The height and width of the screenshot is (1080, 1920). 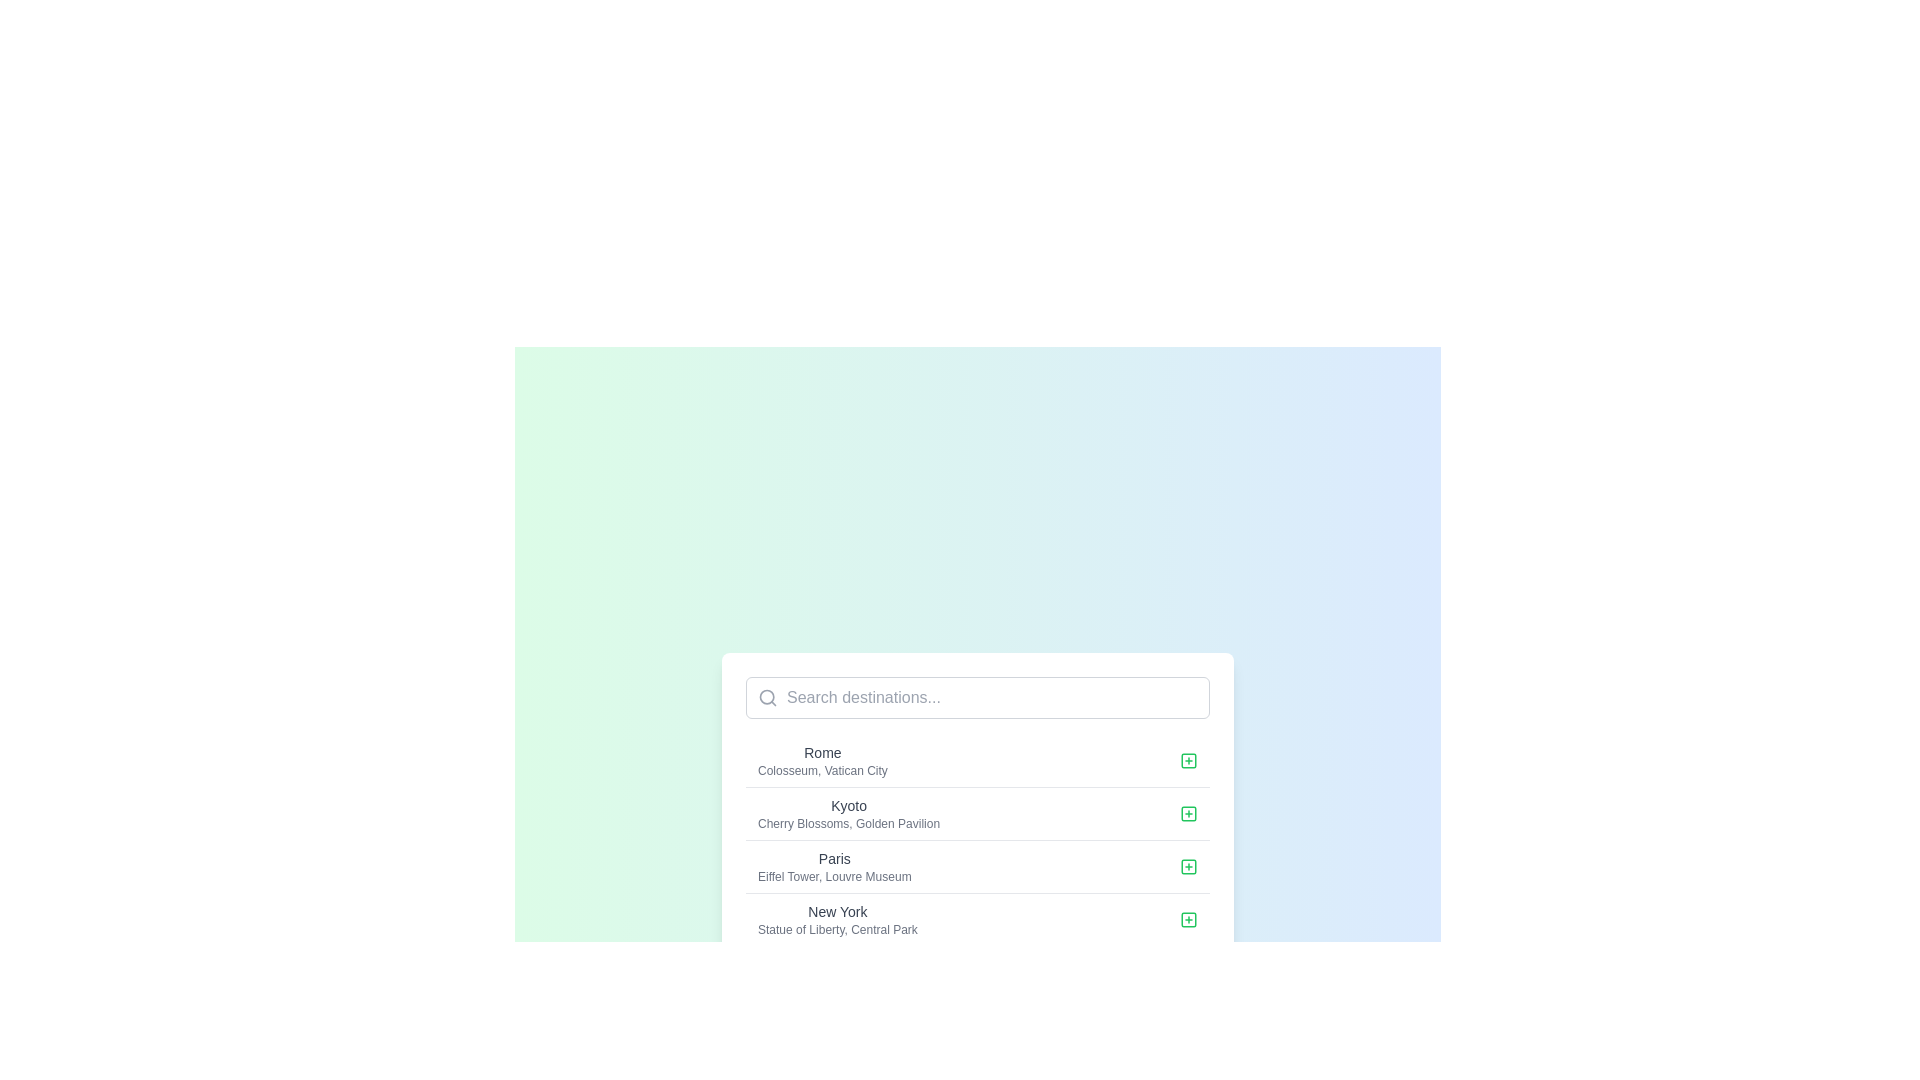 What do you see at coordinates (849, 805) in the screenshot?
I see `text content of the Text label that serves as the title for the second entry in the list, positioned between 'Rome' and 'Paris'` at bounding box center [849, 805].